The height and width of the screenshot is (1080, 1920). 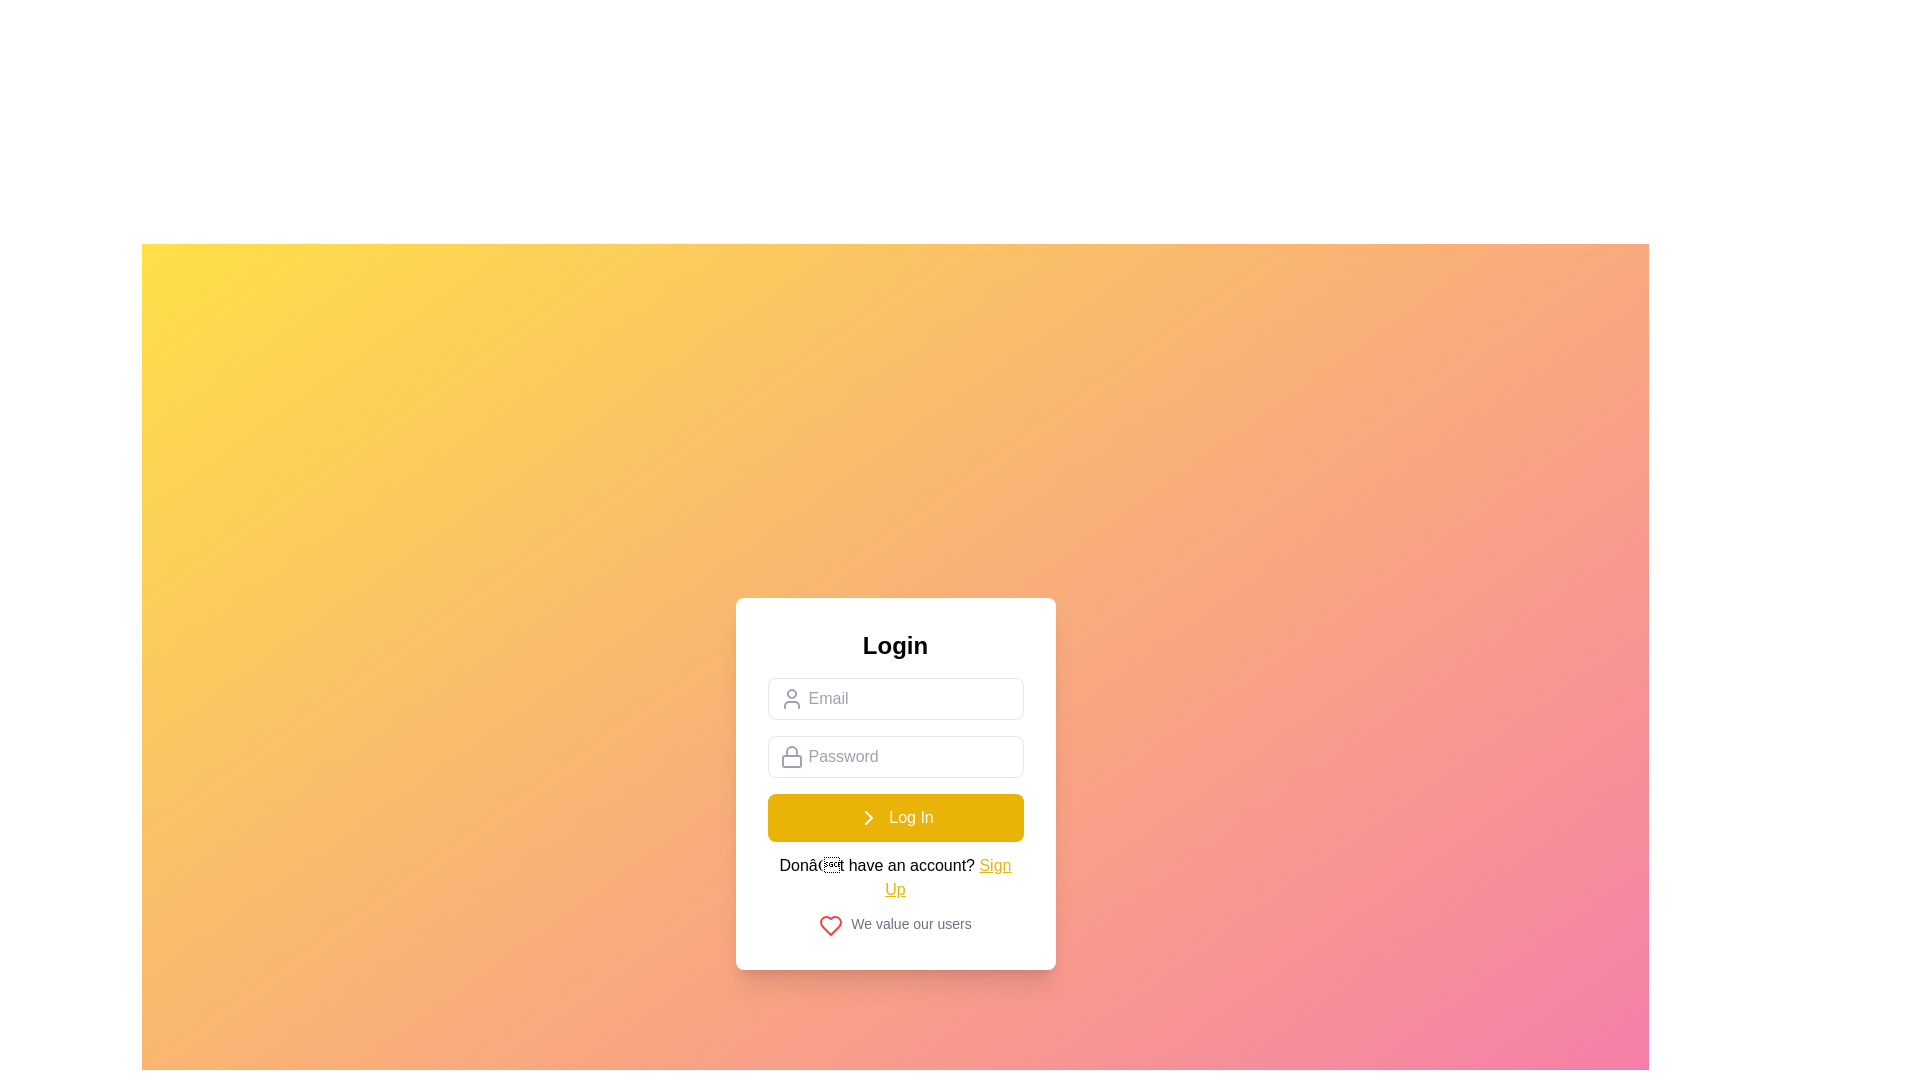 I want to click on the decorative icon representing the password entry functionality at the beginning of the password input field, so click(x=790, y=756).